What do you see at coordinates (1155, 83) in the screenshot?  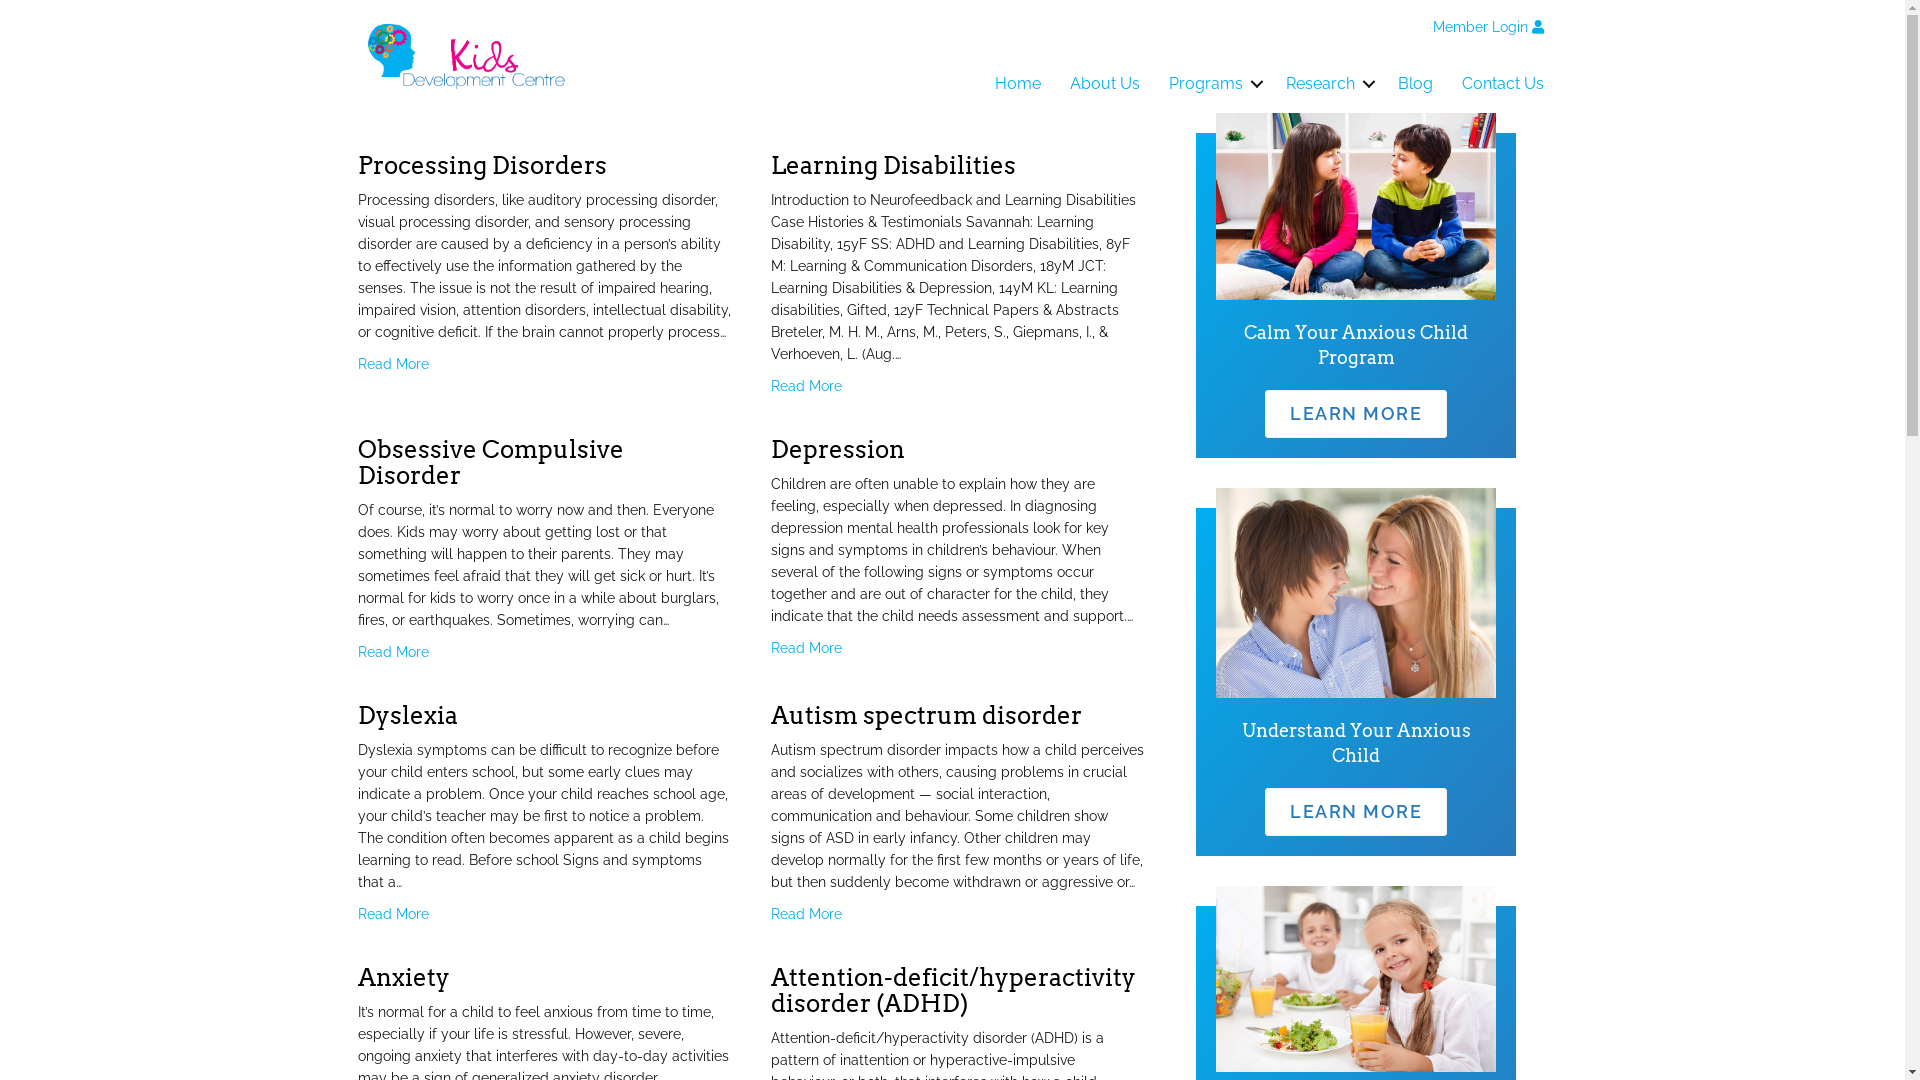 I see `'Programs'` at bounding box center [1155, 83].